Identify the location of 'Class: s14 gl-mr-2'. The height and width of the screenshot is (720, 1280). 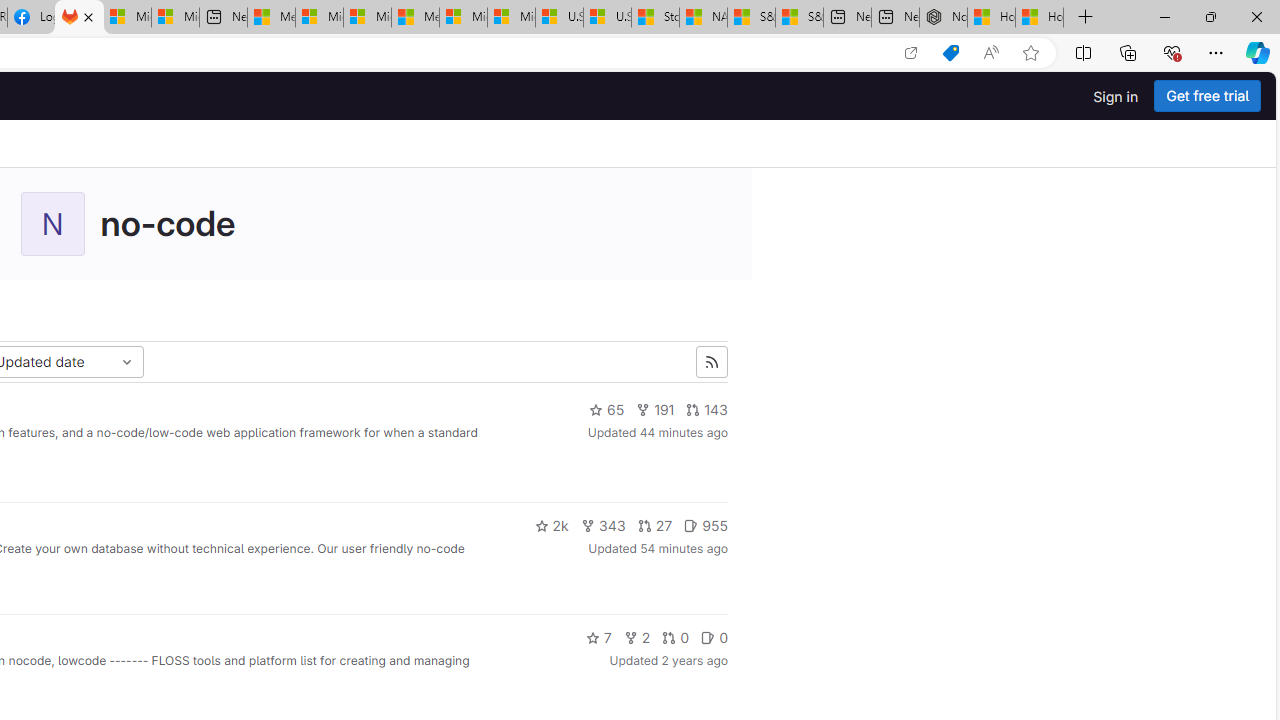
(708, 637).